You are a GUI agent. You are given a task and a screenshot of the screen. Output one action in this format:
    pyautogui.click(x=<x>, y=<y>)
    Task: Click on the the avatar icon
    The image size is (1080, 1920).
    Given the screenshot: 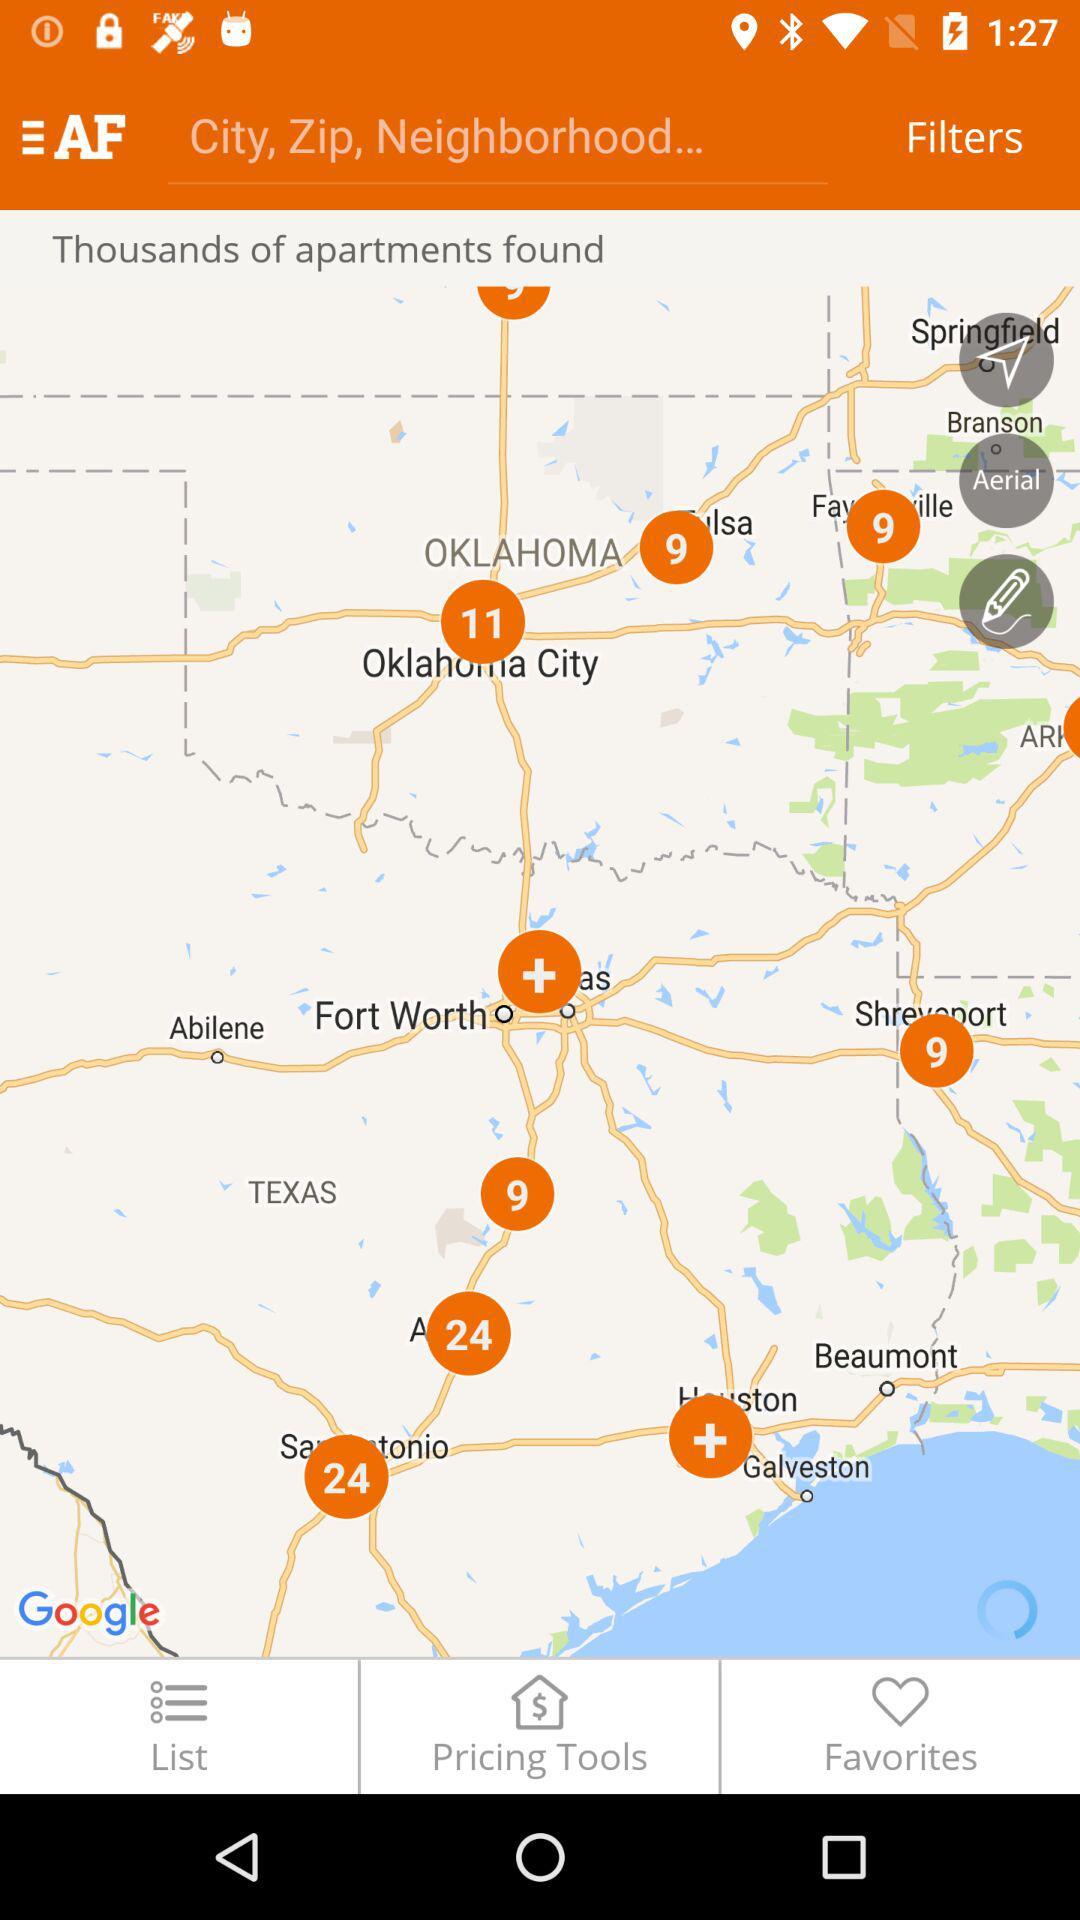 What is the action you would take?
    pyautogui.click(x=1006, y=480)
    